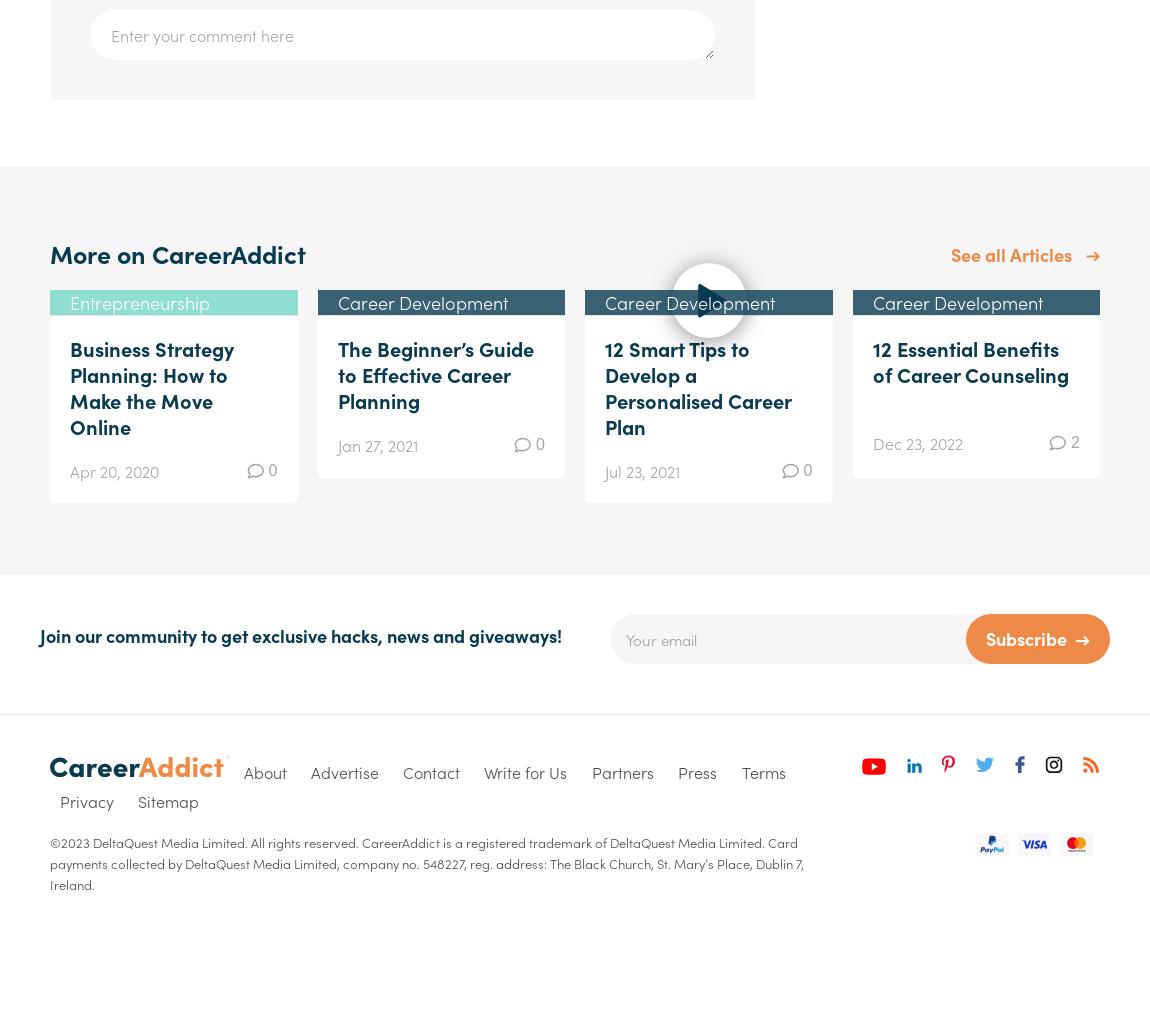  Describe the element at coordinates (266, 771) in the screenshot. I see `'About'` at that location.